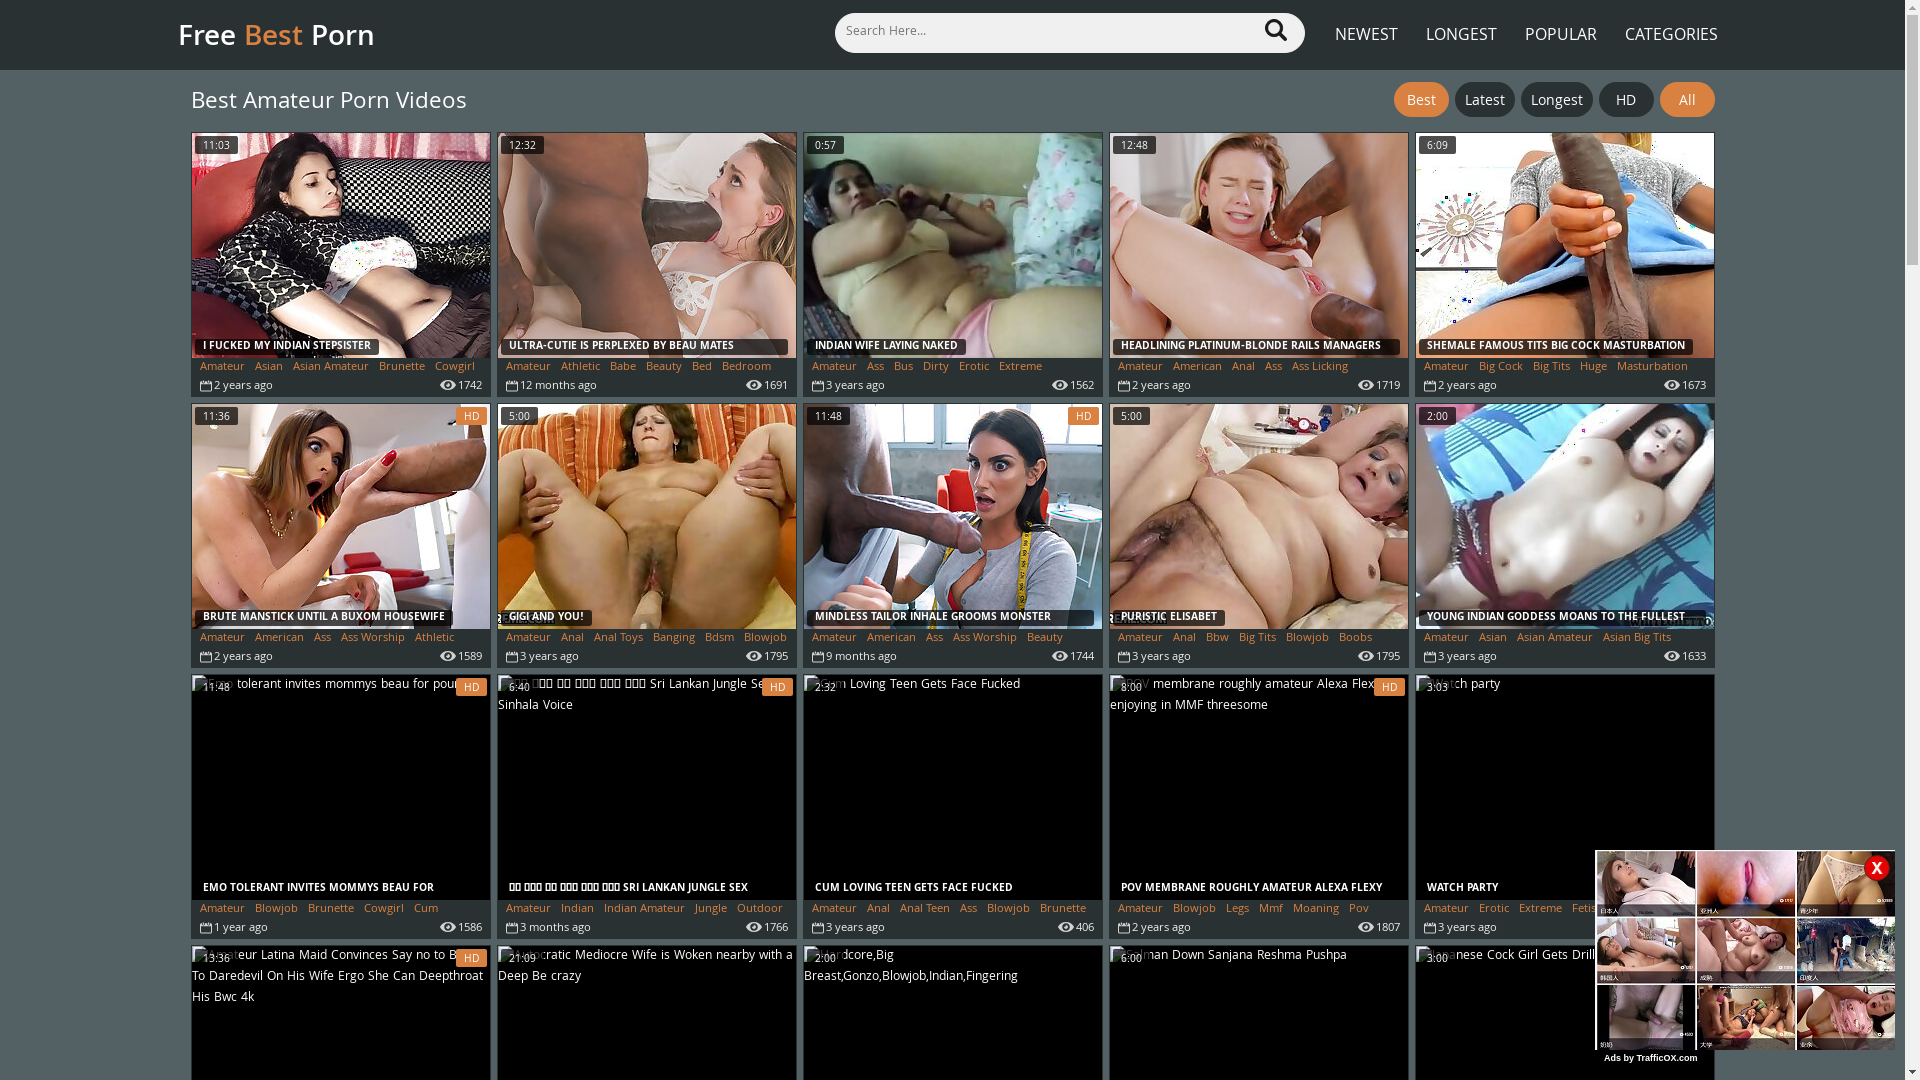  Describe the element at coordinates (952, 515) in the screenshot. I see `'MINDLESS TAILOR INHALE GROOMS MONSTER SOOTY HARD-ON'` at that location.